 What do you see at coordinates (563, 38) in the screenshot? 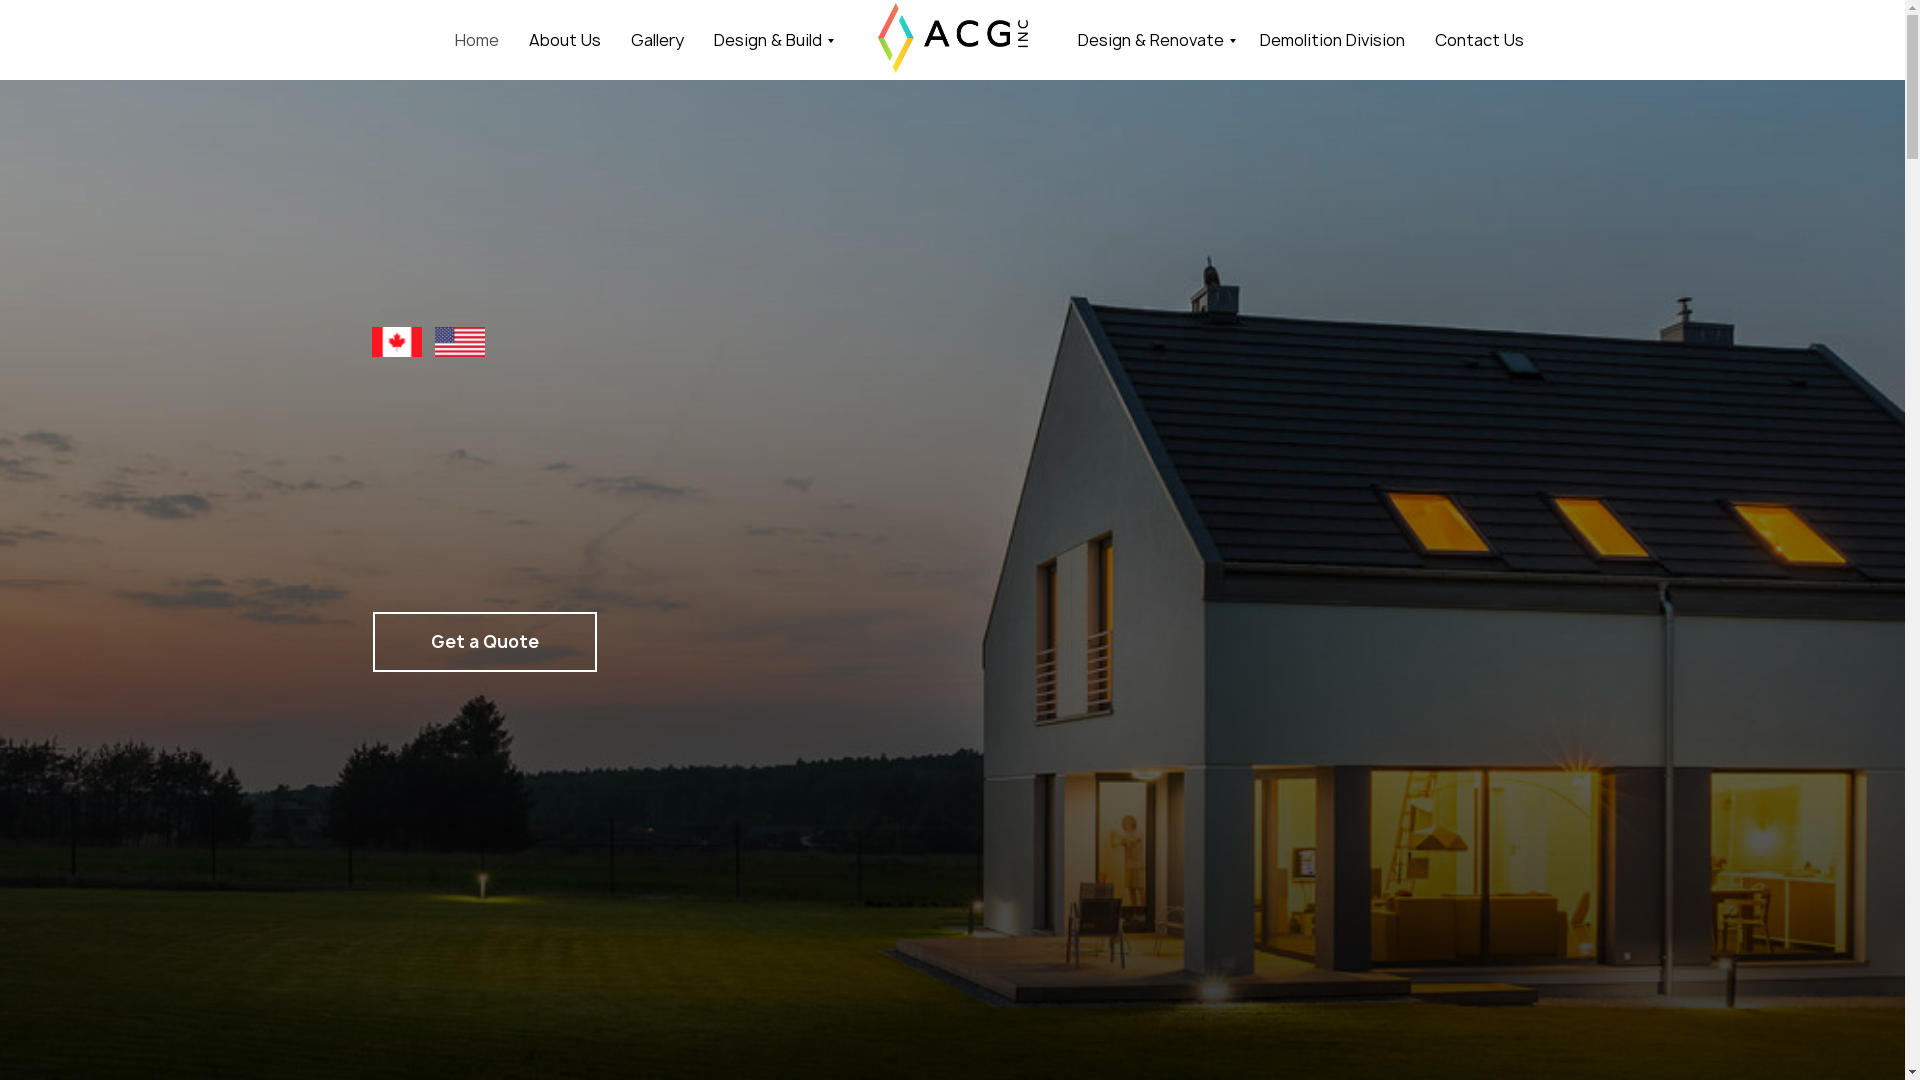
I see `'About Us'` at bounding box center [563, 38].